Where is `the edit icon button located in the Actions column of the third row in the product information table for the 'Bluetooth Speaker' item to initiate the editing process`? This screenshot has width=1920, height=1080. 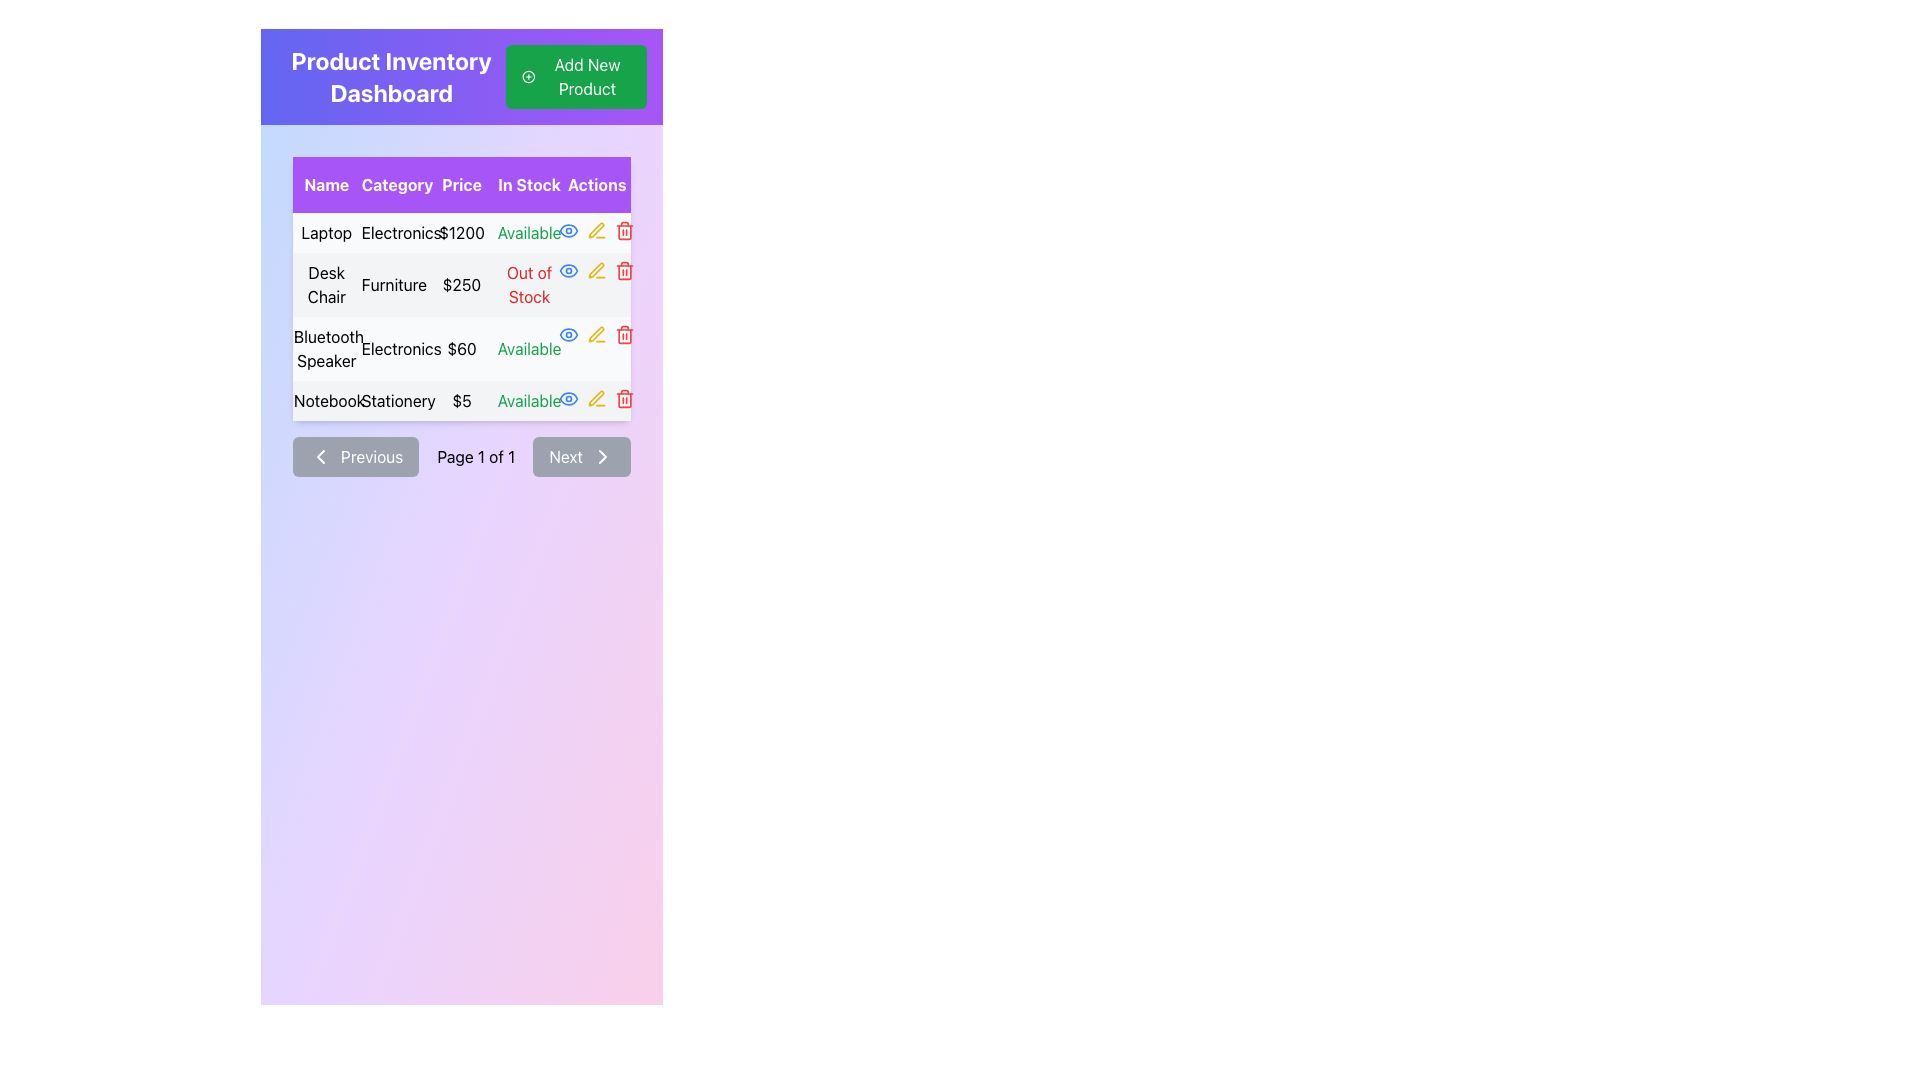 the edit icon button located in the Actions column of the third row in the product information table for the 'Bluetooth Speaker' item to initiate the editing process is located at coordinates (595, 333).